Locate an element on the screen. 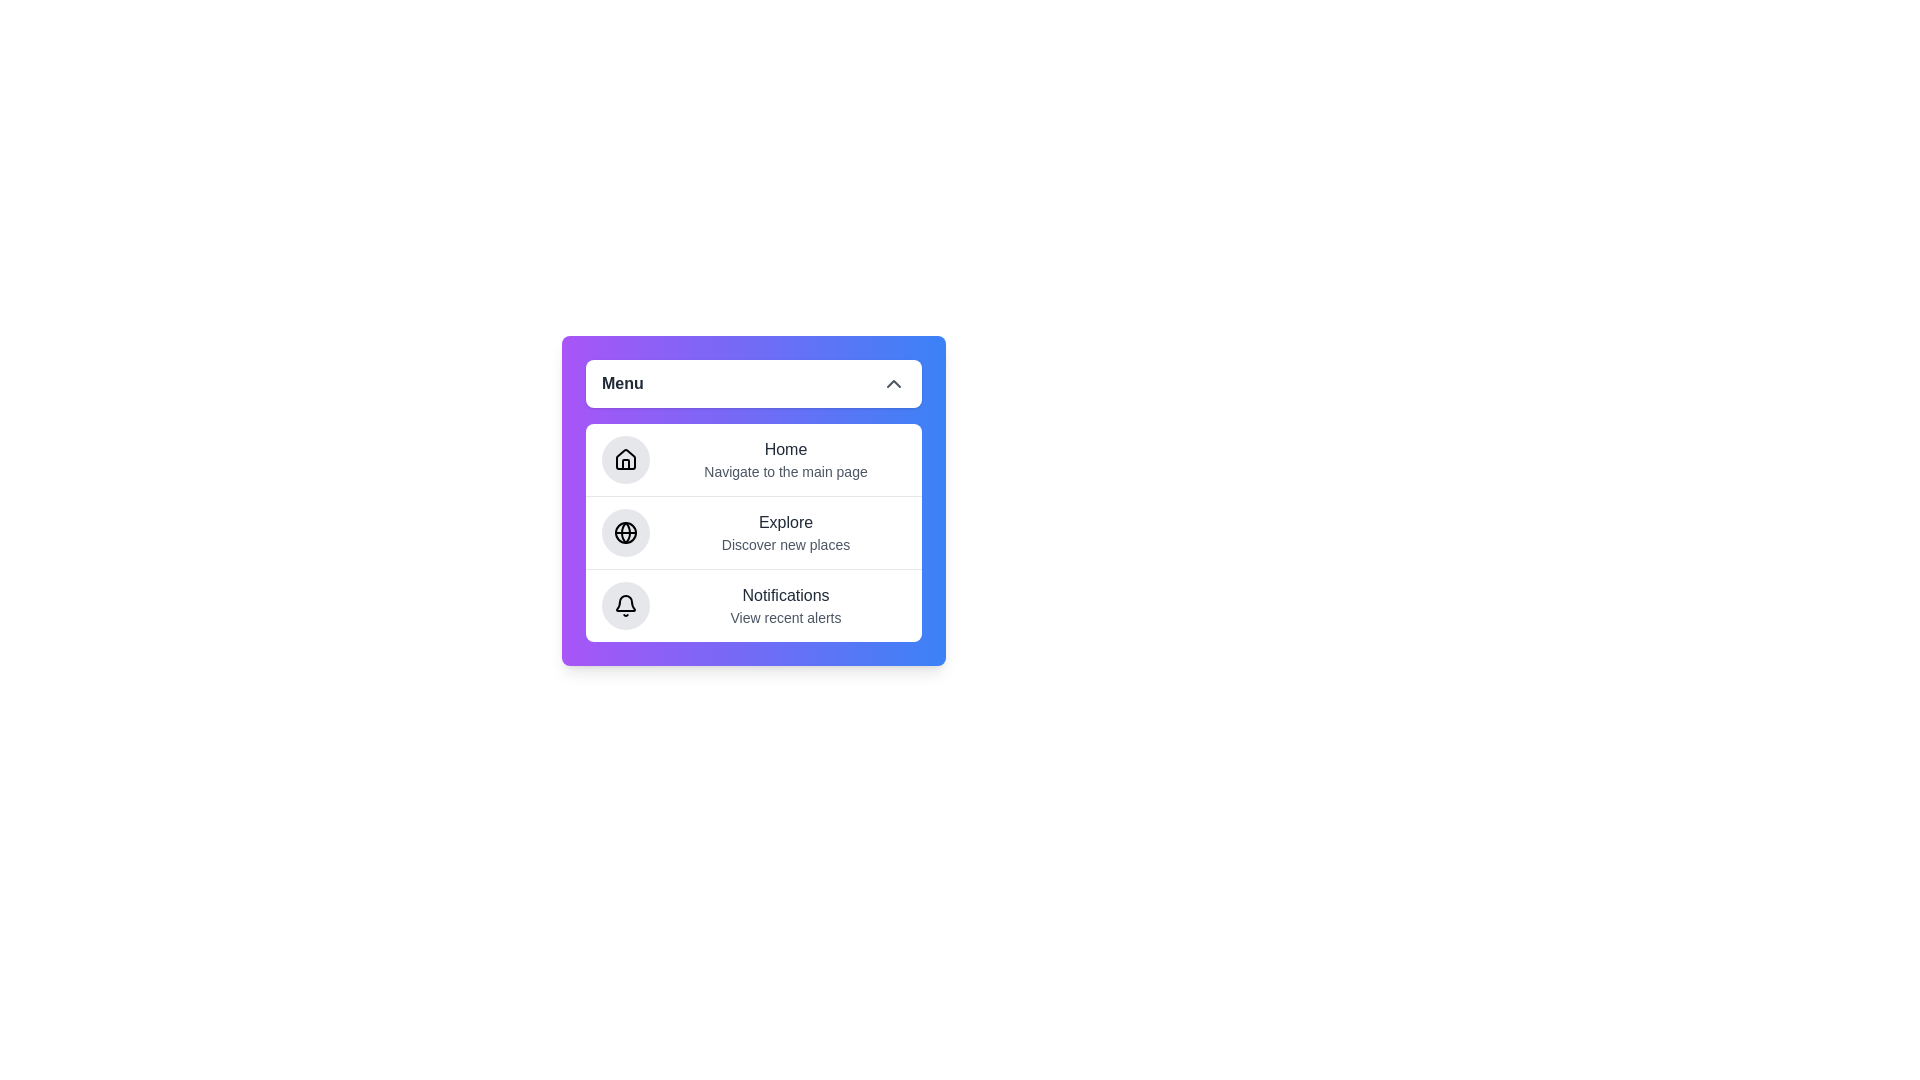 The height and width of the screenshot is (1080, 1920). the 'Menu' button to toggle the menu visibility is located at coordinates (752, 384).